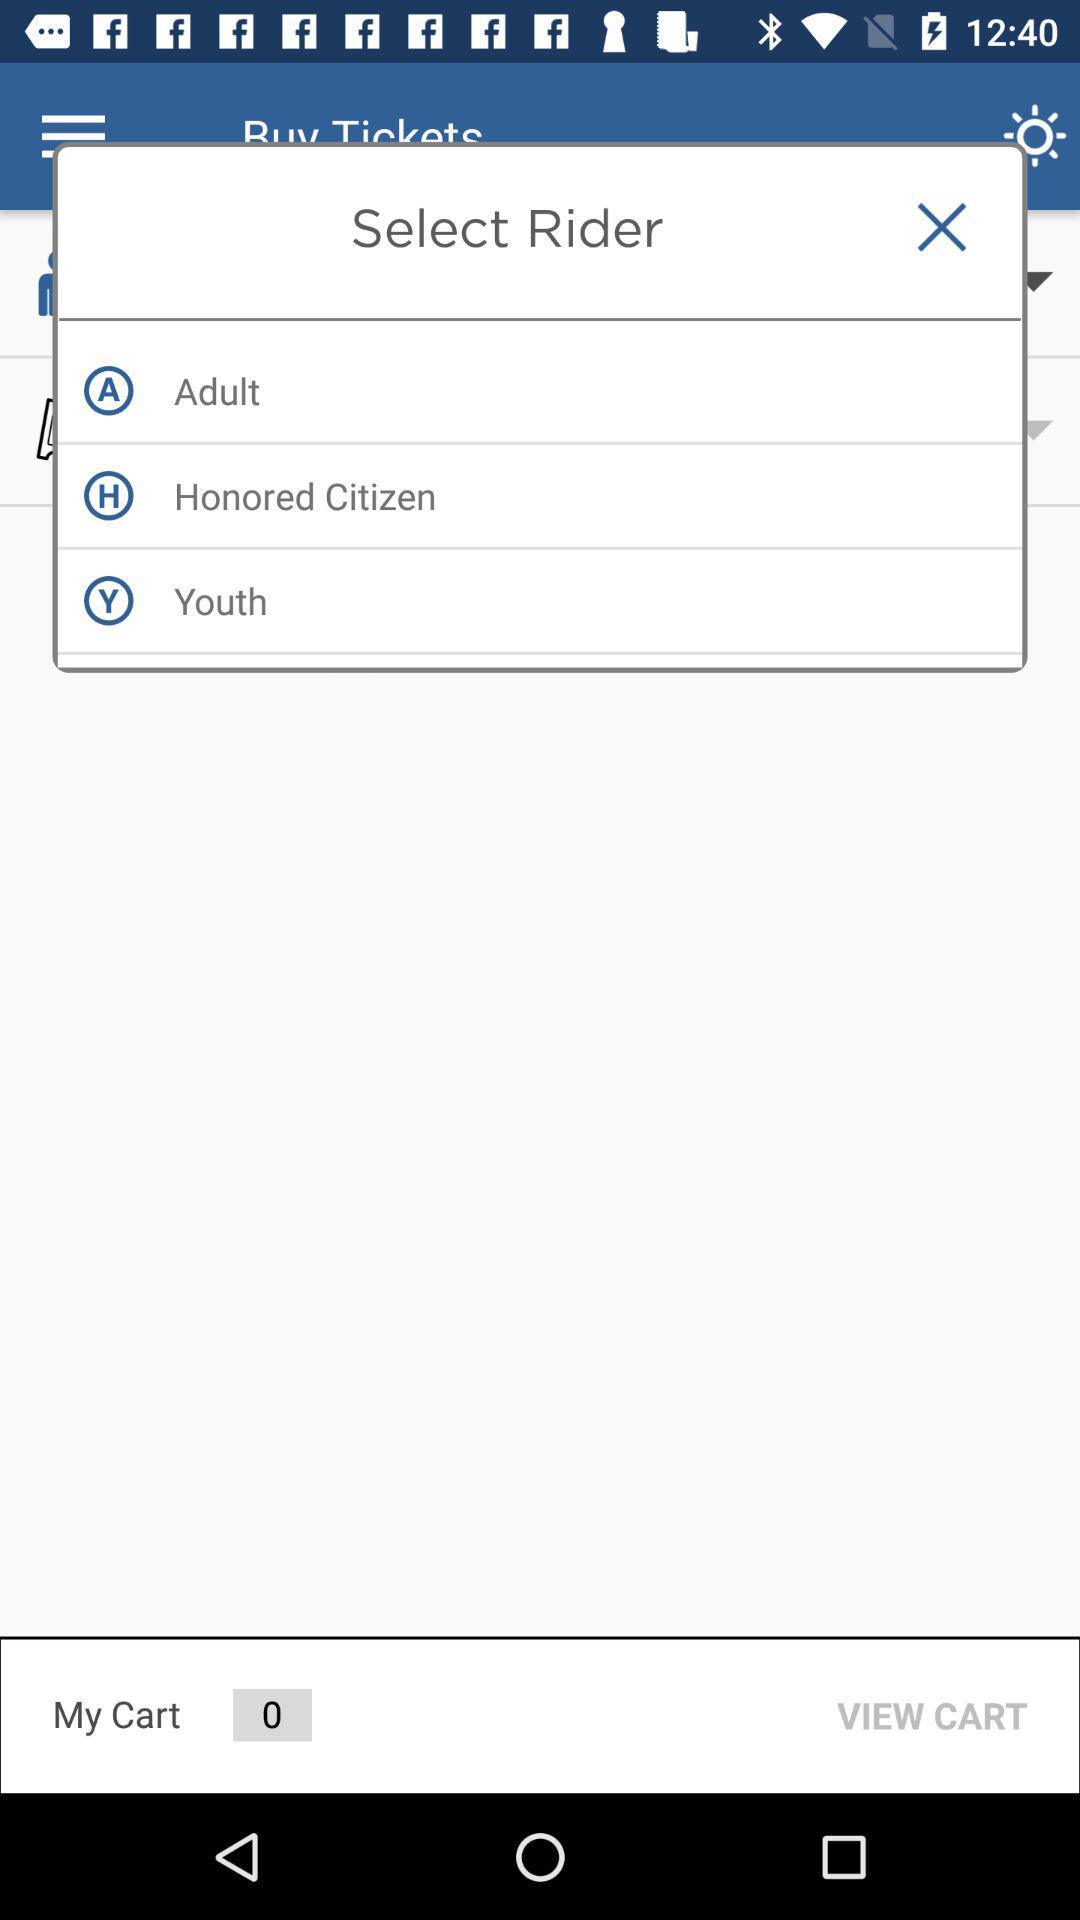 The image size is (1080, 1920). Describe the element at coordinates (941, 227) in the screenshot. I see `icon at the top right corner` at that location.